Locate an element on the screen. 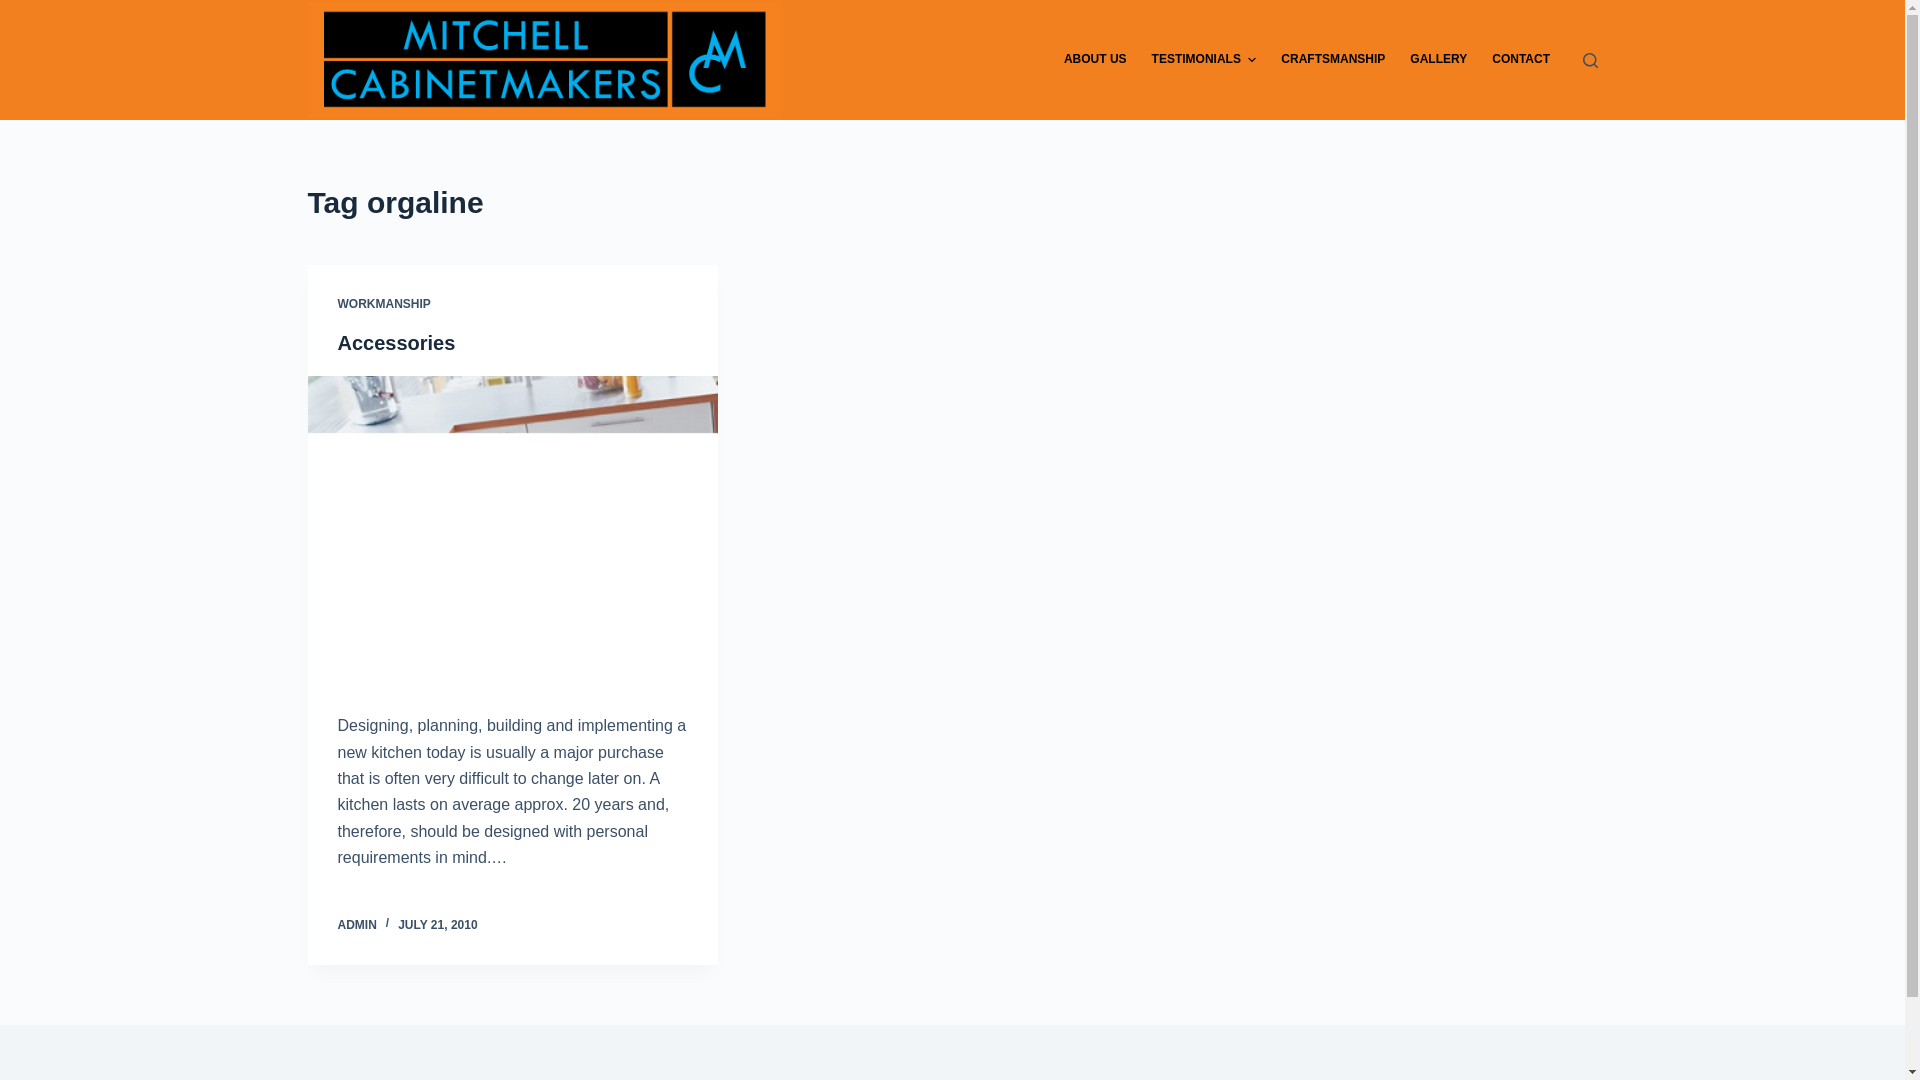  'WORKMANSHIP' is located at coordinates (384, 304).